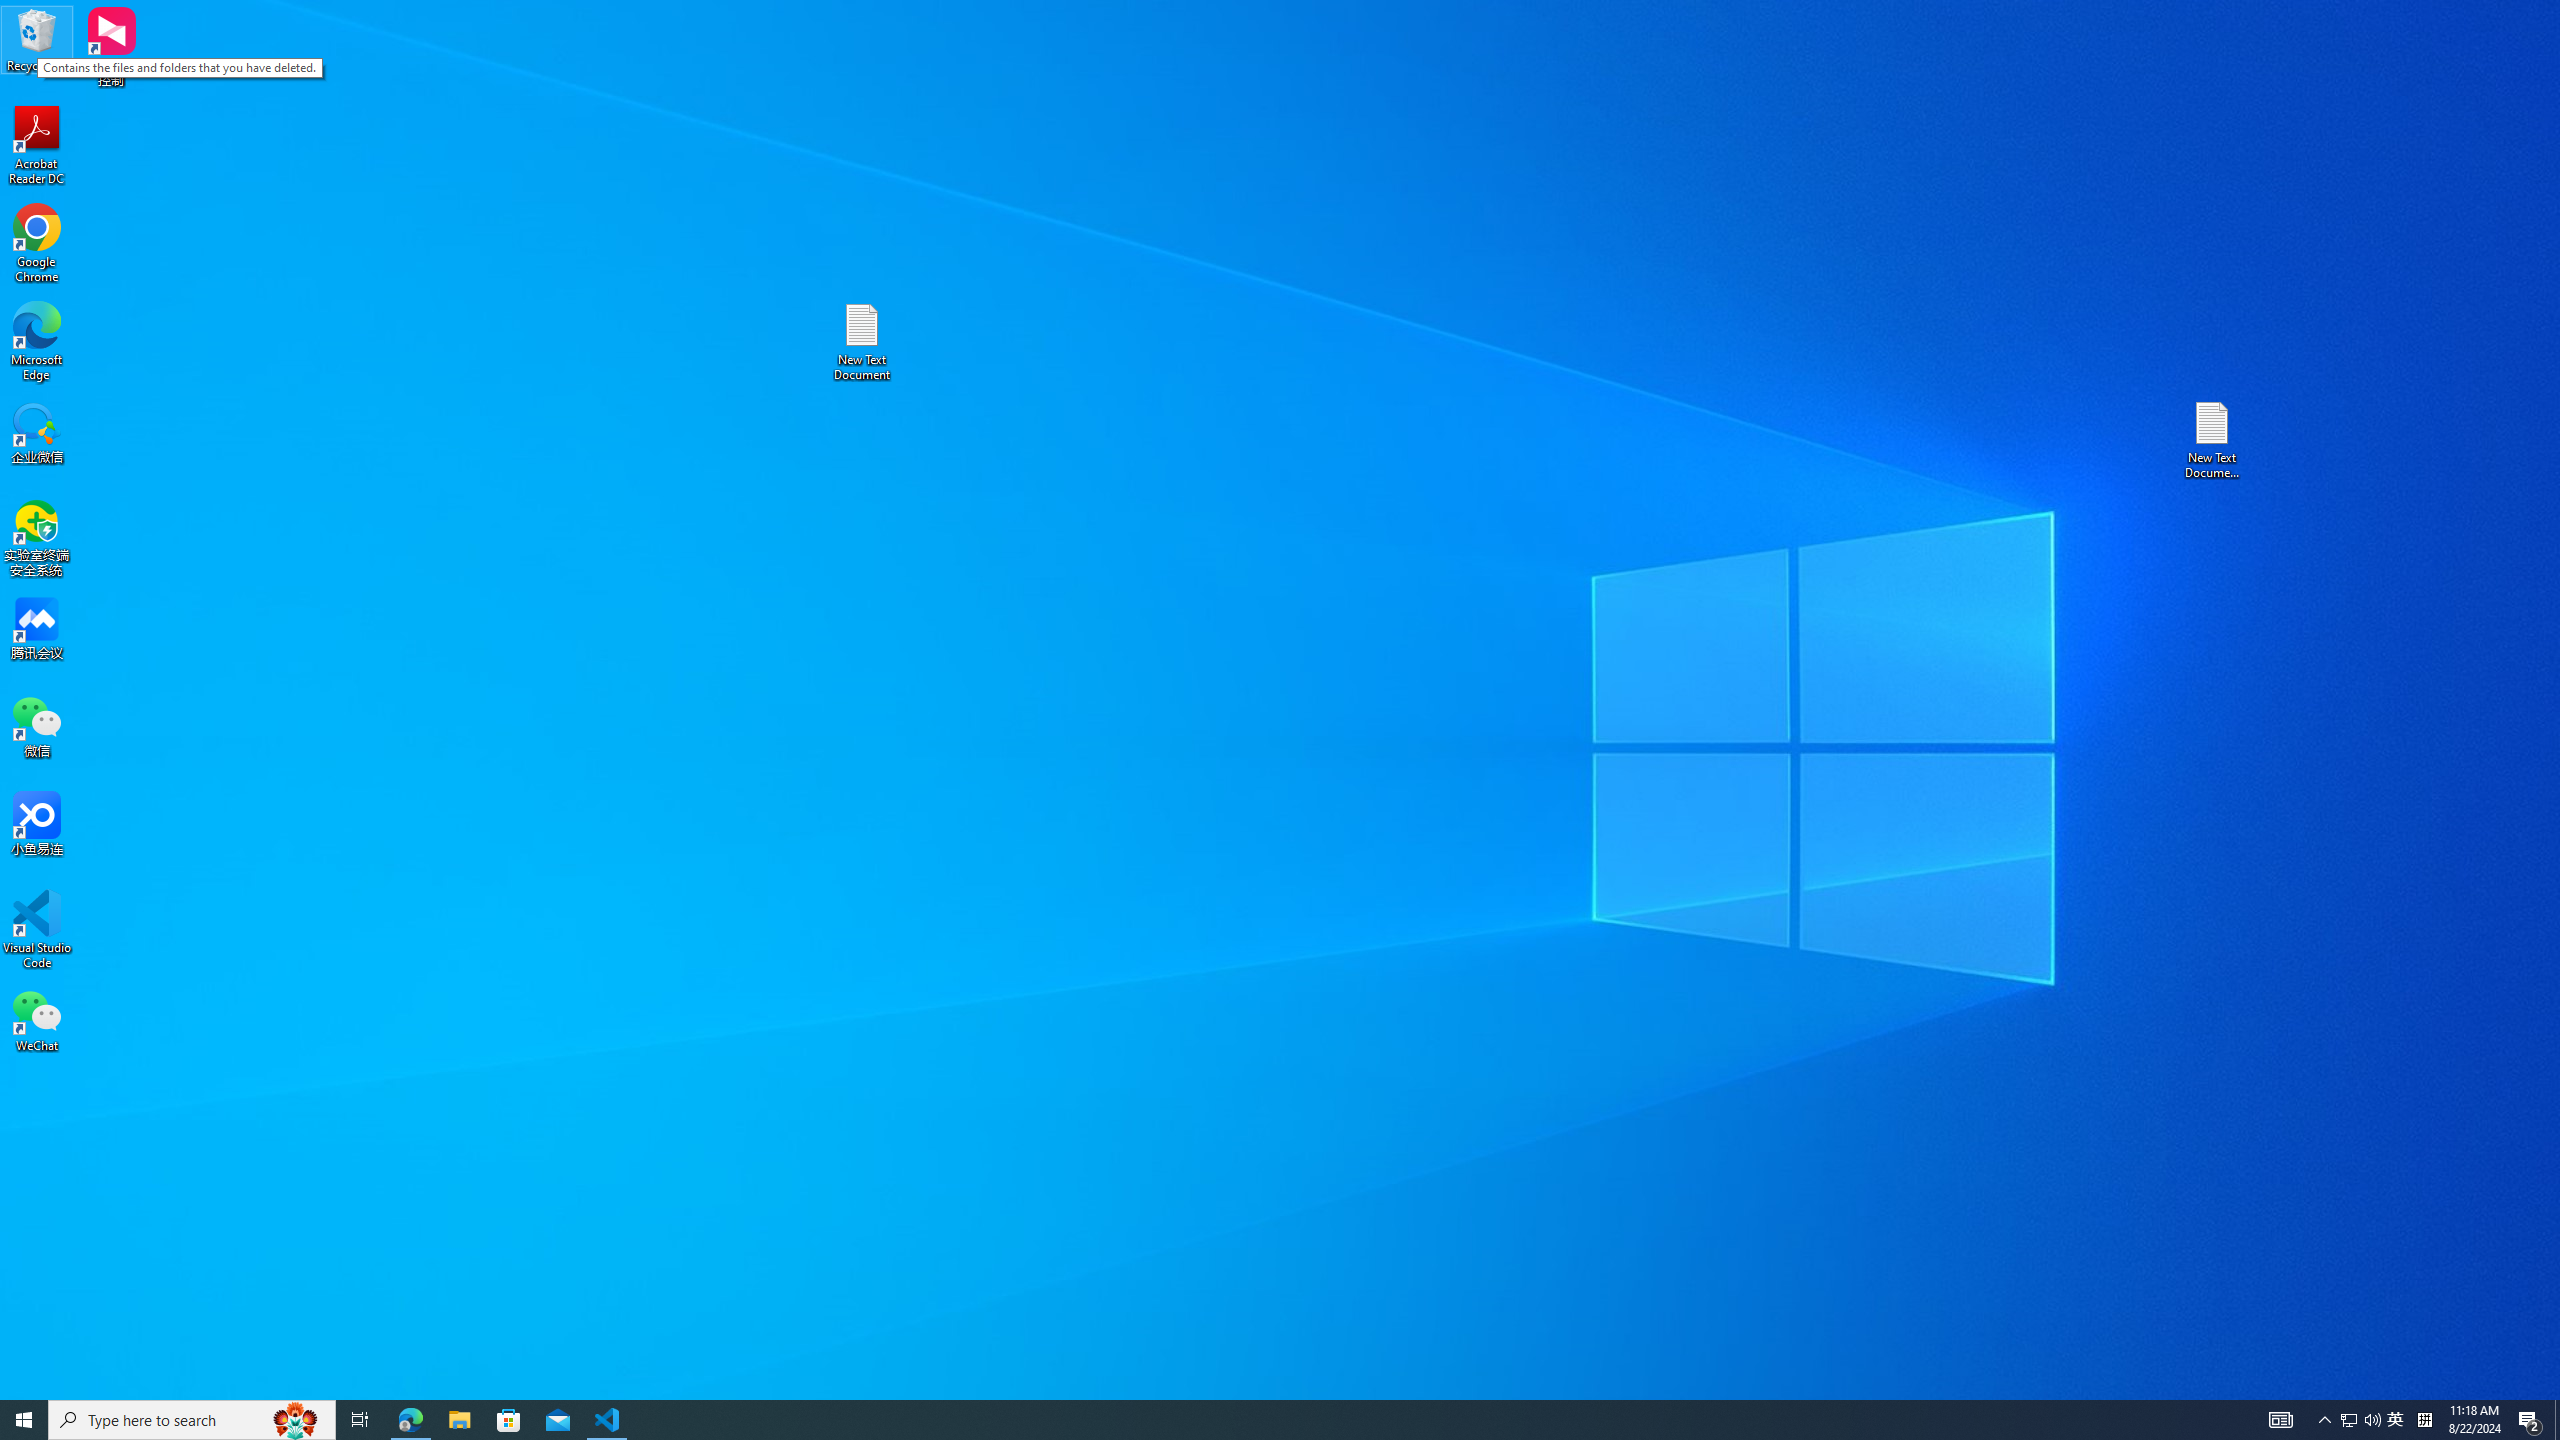 This screenshot has height=1440, width=2560. I want to click on 'Microsoft Edge', so click(36, 341).